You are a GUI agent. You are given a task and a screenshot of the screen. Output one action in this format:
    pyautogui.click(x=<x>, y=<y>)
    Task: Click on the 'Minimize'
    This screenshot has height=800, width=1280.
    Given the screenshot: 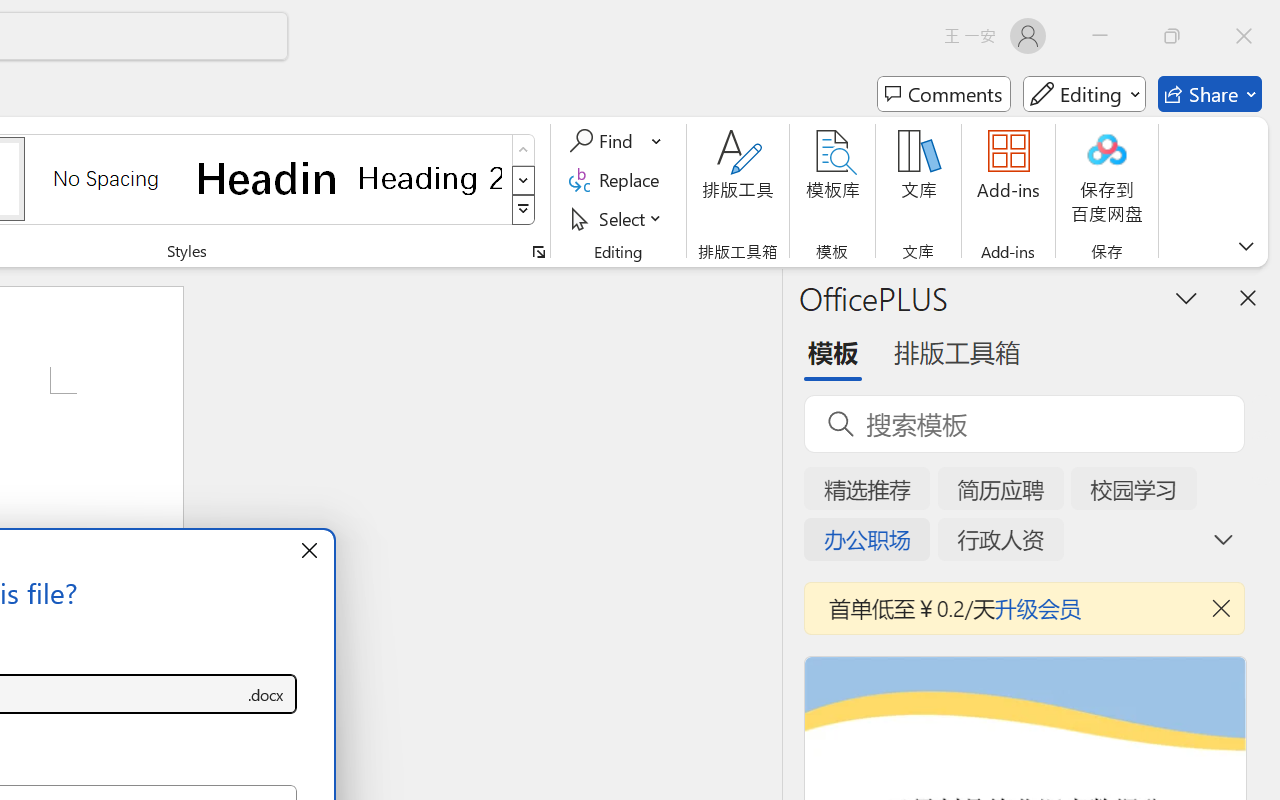 What is the action you would take?
    pyautogui.click(x=1099, y=35)
    